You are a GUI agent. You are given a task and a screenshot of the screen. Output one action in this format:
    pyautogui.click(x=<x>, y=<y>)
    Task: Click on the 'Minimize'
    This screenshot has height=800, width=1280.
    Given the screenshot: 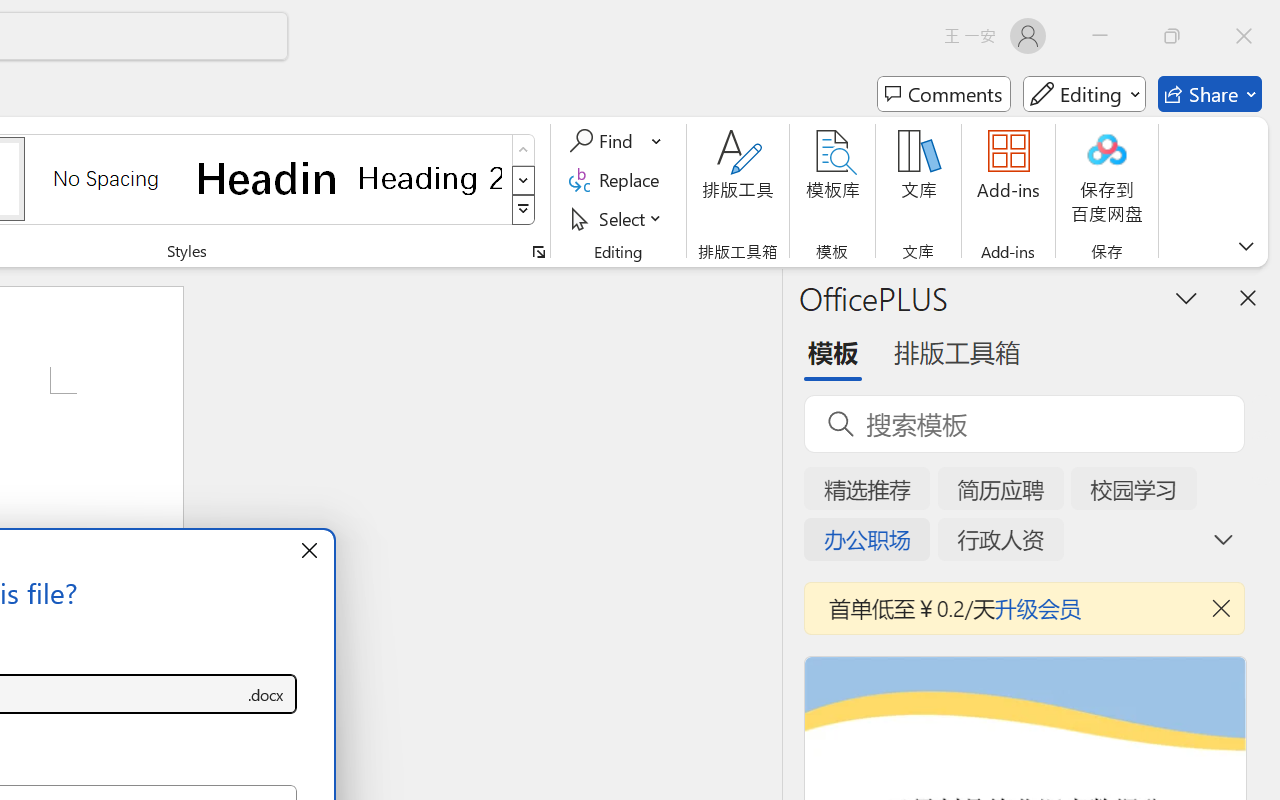 What is the action you would take?
    pyautogui.click(x=1099, y=35)
    